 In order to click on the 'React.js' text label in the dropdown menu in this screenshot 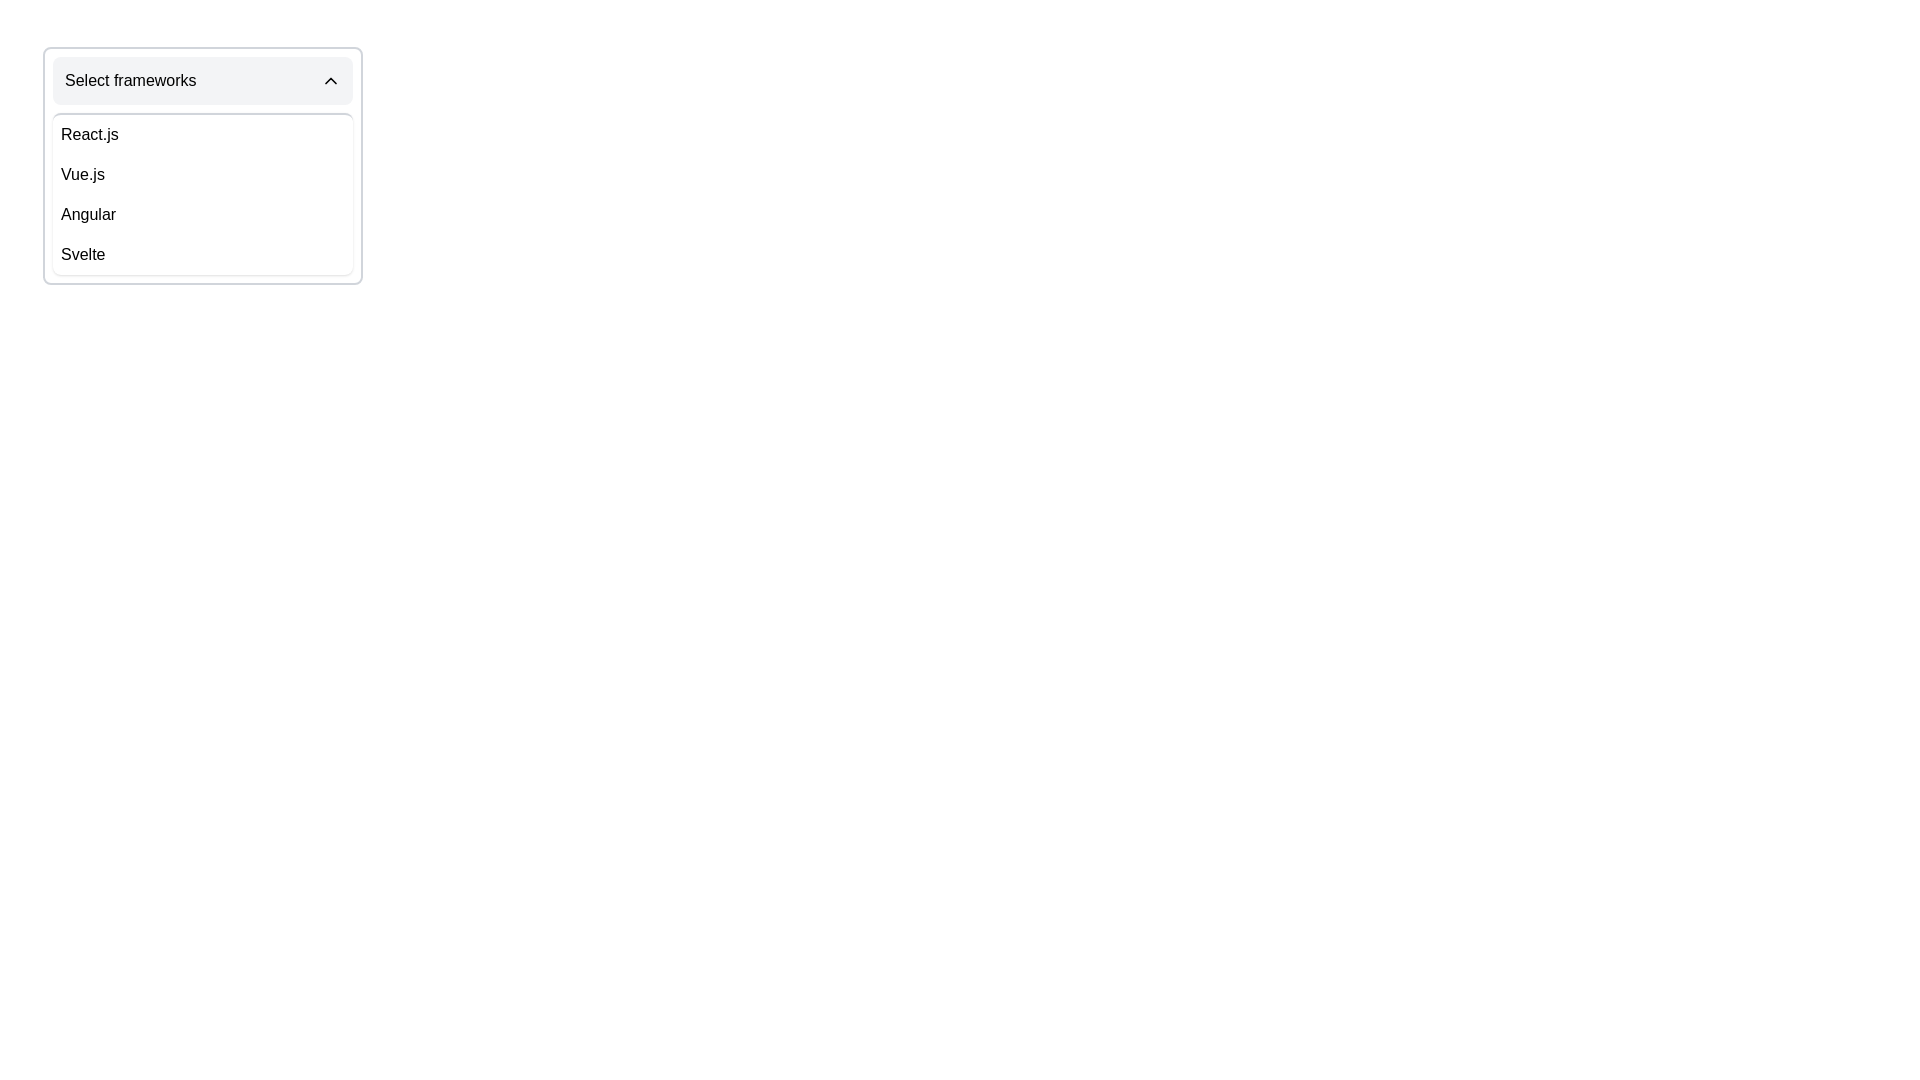, I will do `click(88, 135)`.